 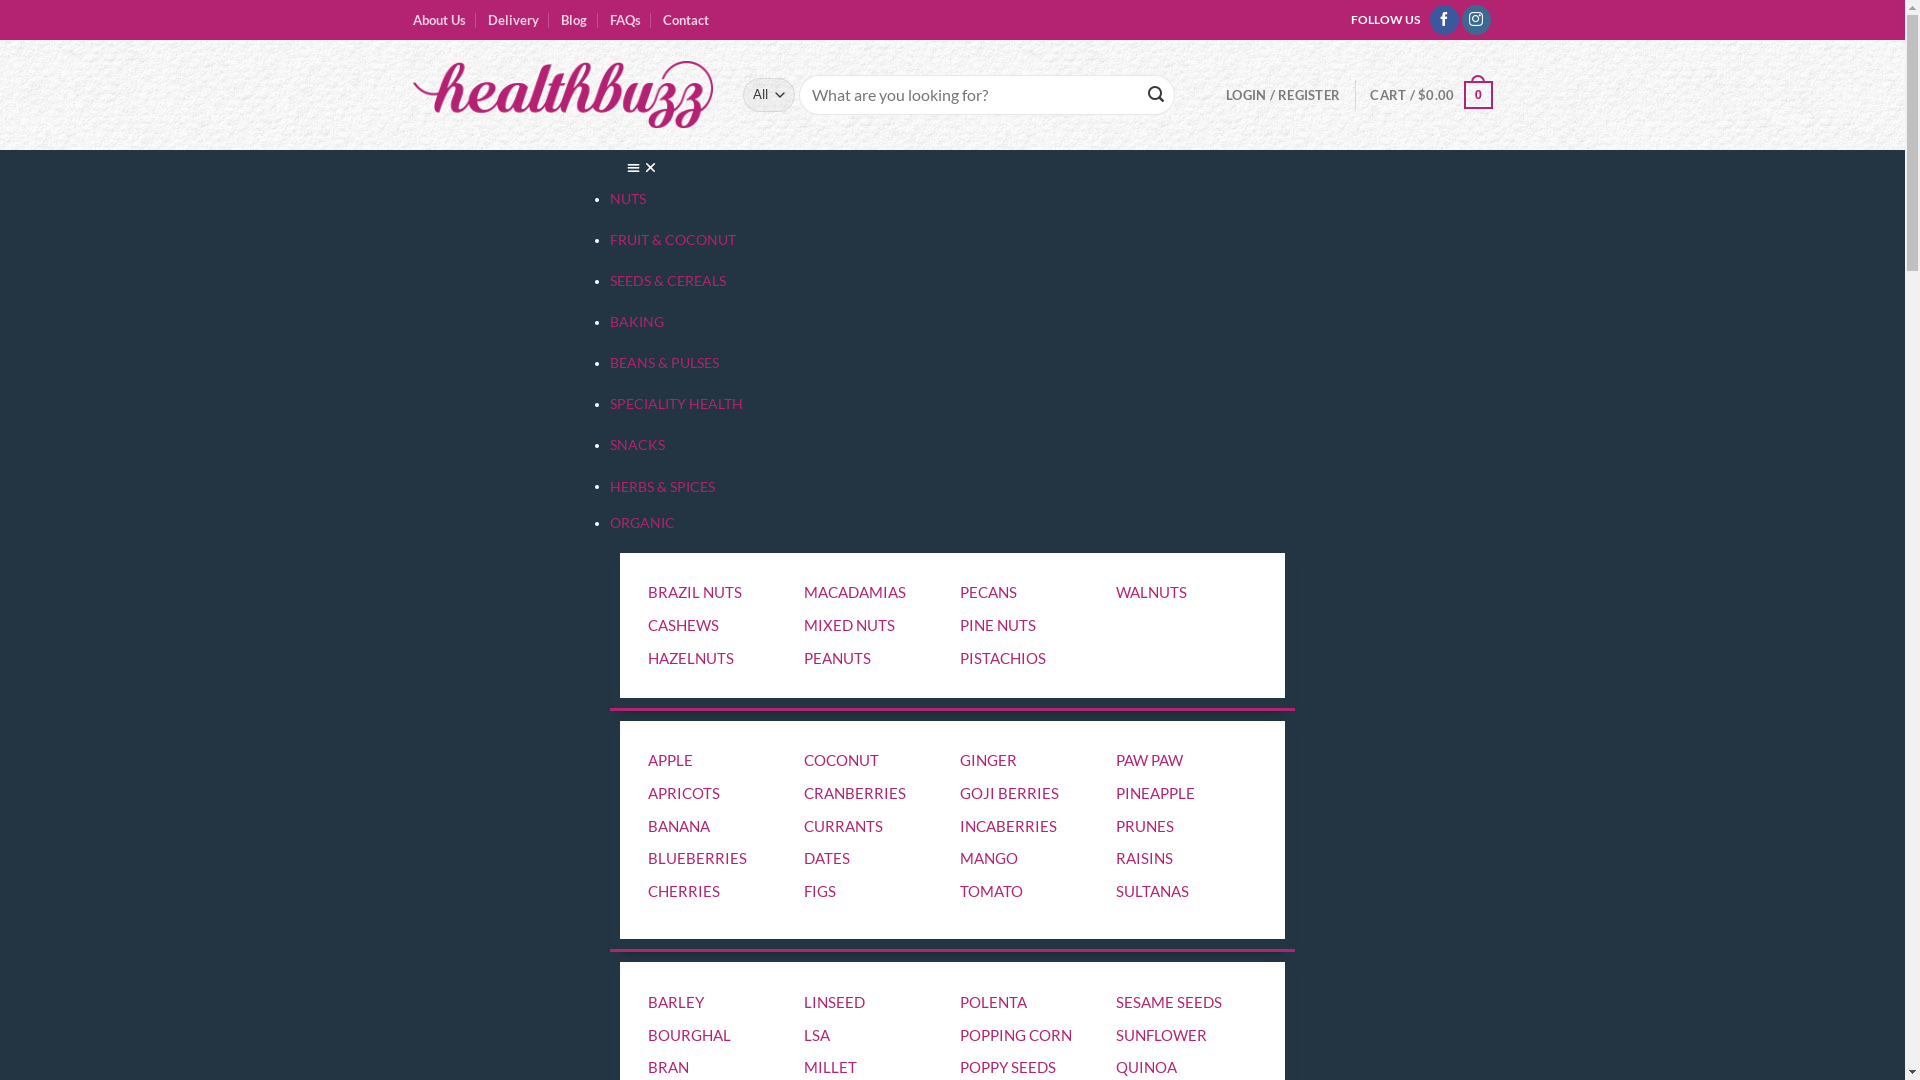 I want to click on 'POLENTA', so click(x=993, y=1002).